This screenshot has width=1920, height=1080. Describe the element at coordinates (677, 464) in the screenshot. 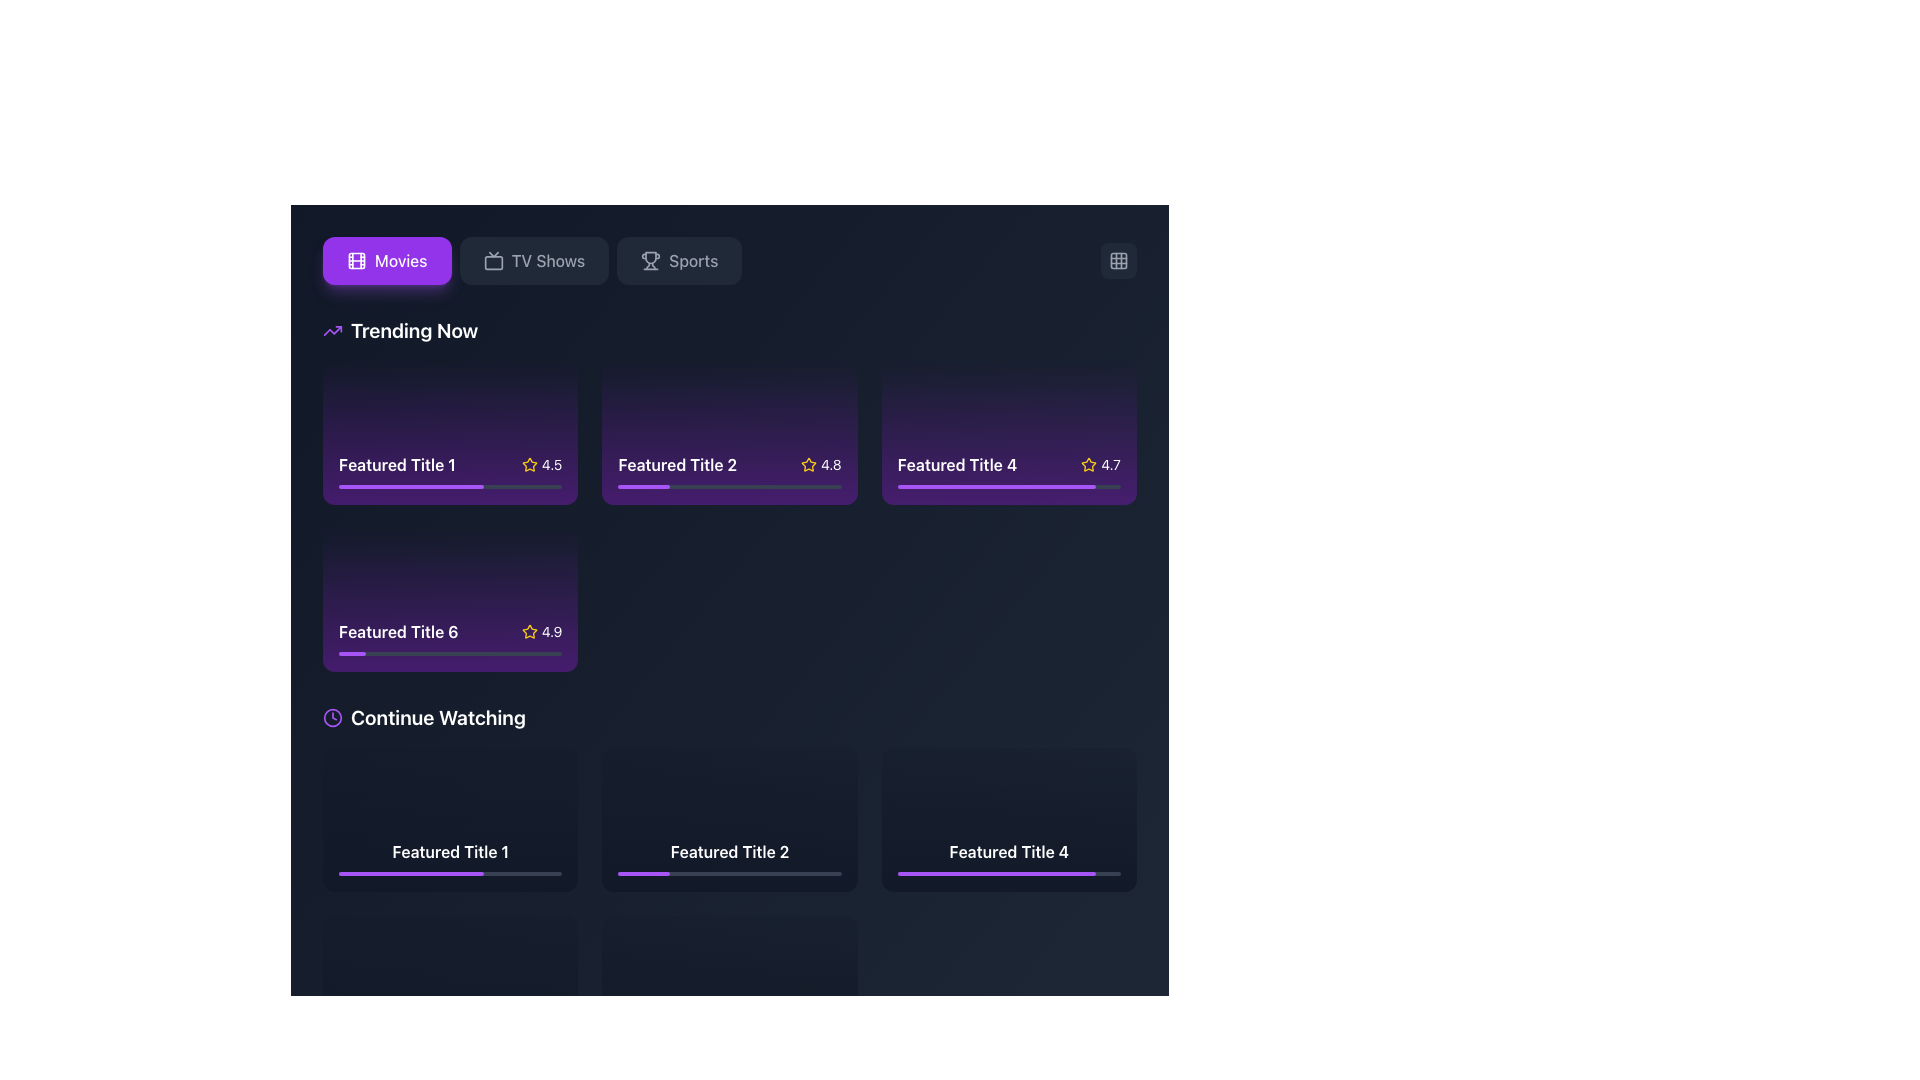

I see `the text label displaying 'Featured Title 2' on a purple background in the 'Trending Now' section` at that location.